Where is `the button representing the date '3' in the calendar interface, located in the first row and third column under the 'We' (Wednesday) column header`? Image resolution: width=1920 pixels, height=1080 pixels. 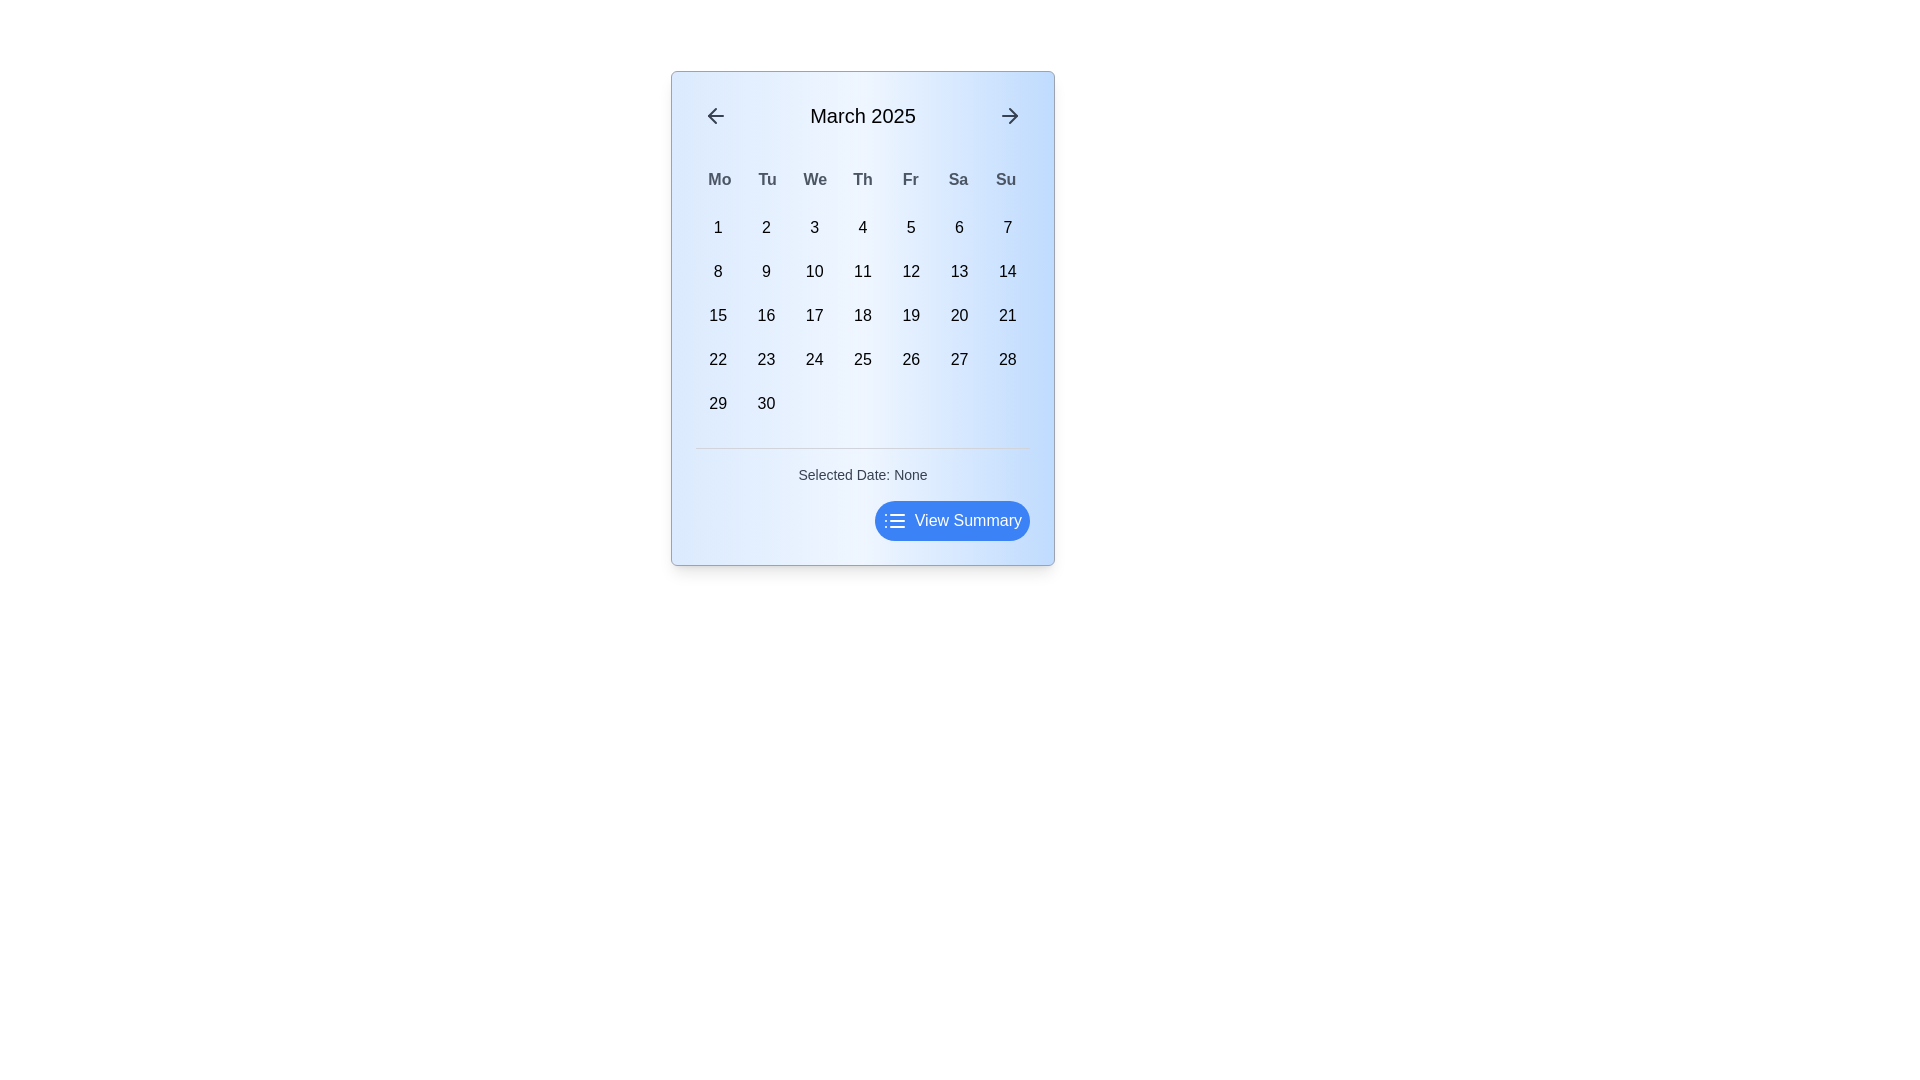
the button representing the date '3' in the calendar interface, located in the first row and third column under the 'We' (Wednesday) column header is located at coordinates (814, 226).